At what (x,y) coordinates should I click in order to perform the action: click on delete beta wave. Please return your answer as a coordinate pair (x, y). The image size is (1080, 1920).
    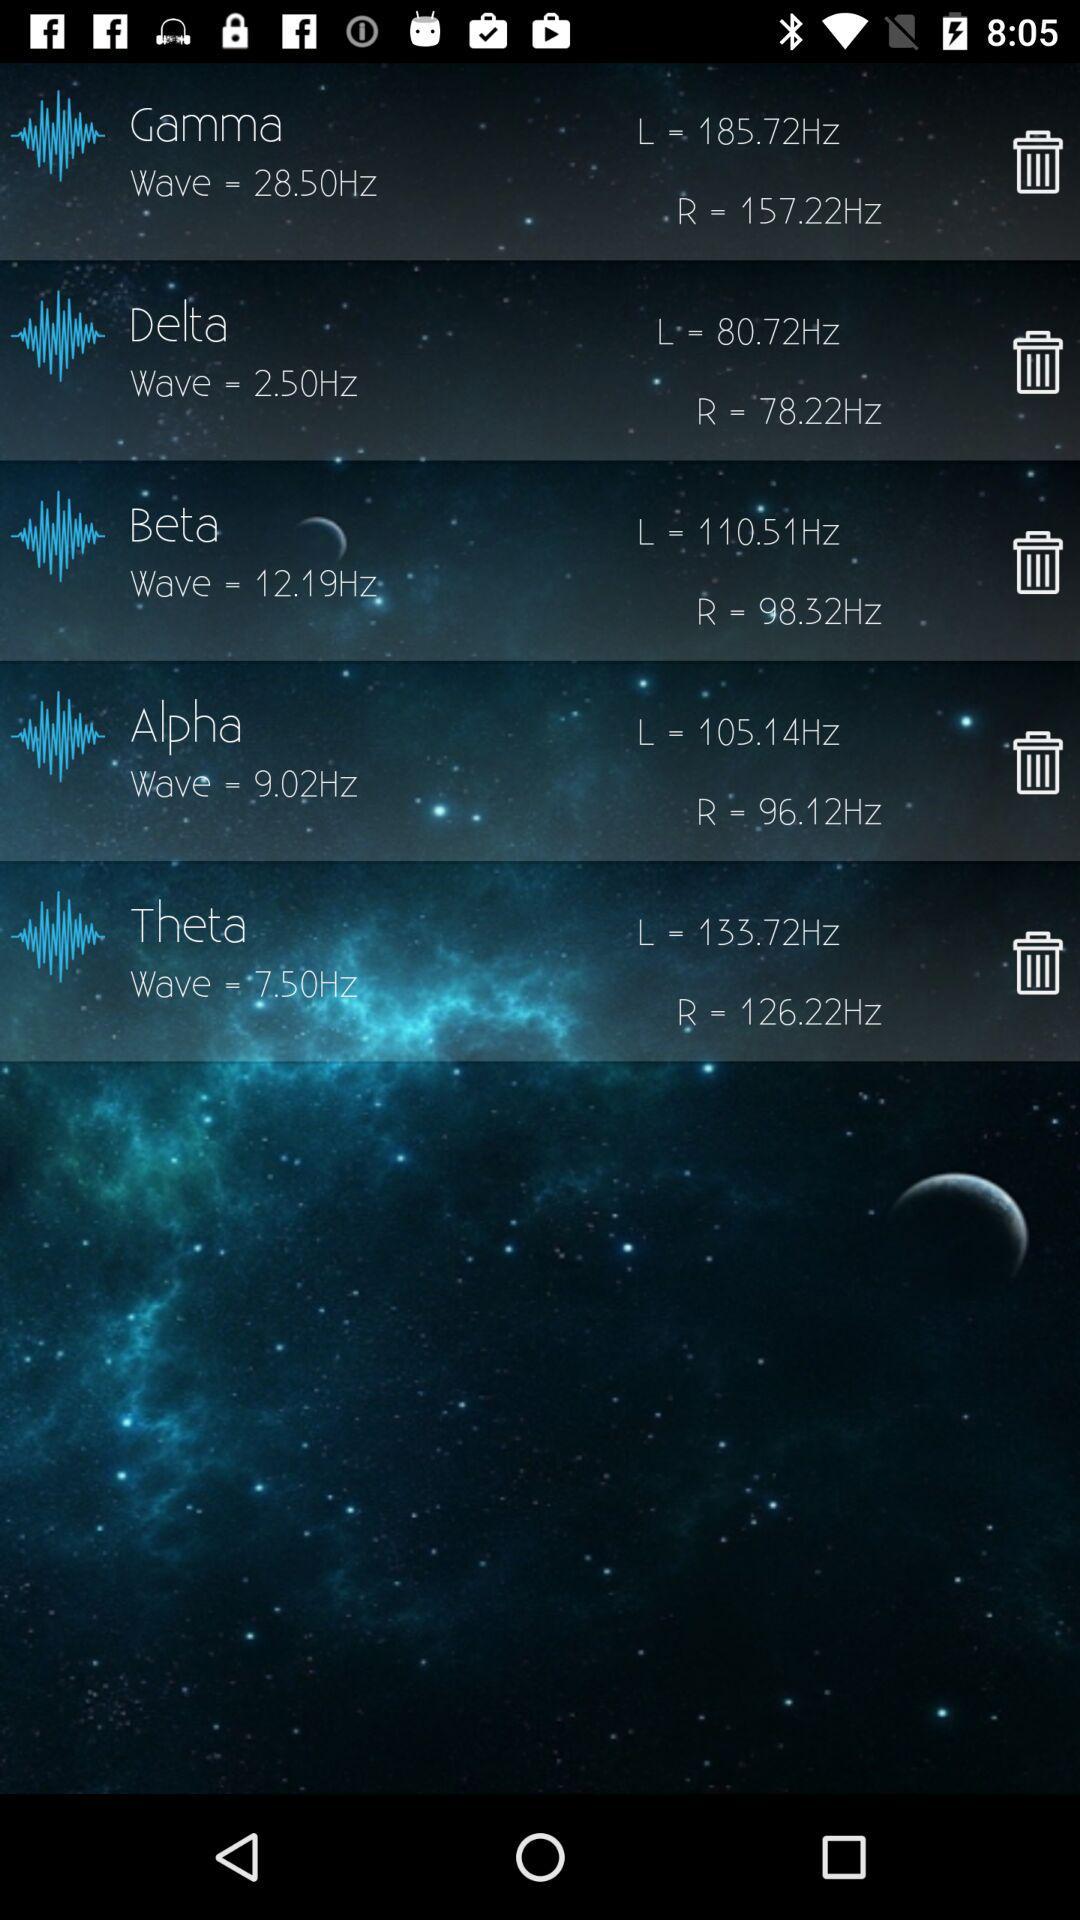
    Looking at the image, I should click on (1036, 561).